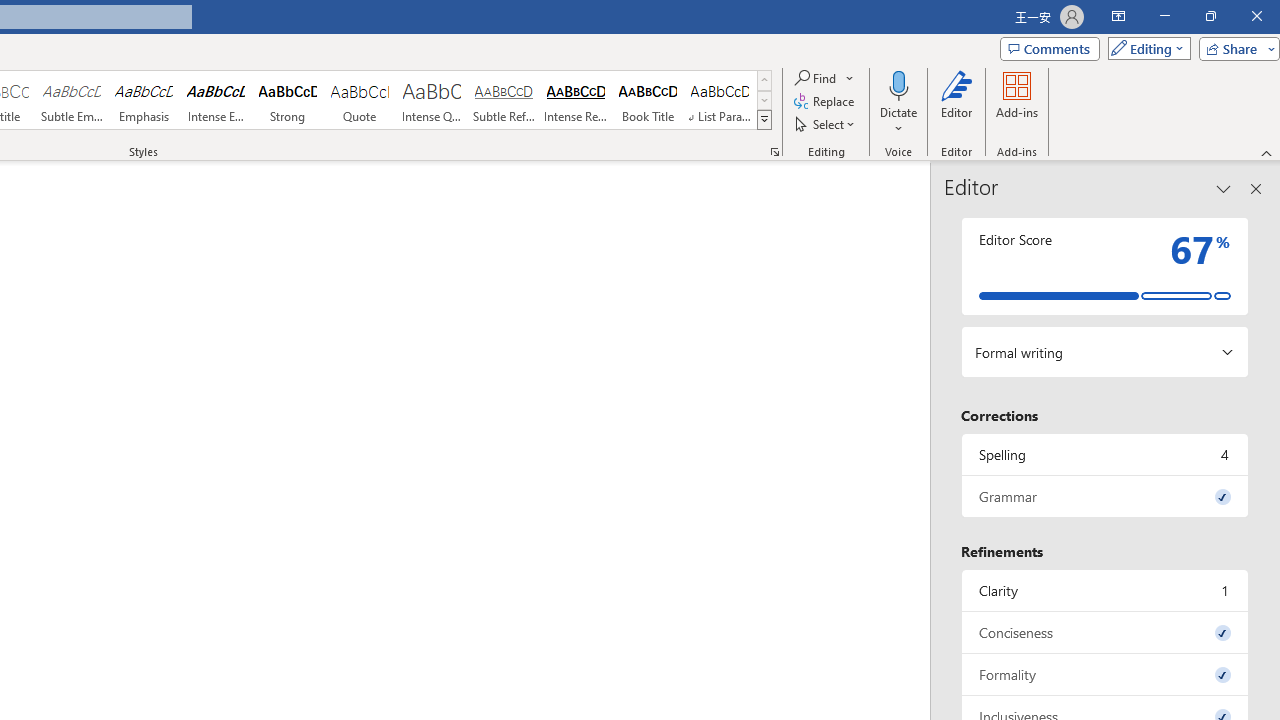 This screenshot has width=1280, height=720. What do you see at coordinates (763, 120) in the screenshot?
I see `'Styles'` at bounding box center [763, 120].